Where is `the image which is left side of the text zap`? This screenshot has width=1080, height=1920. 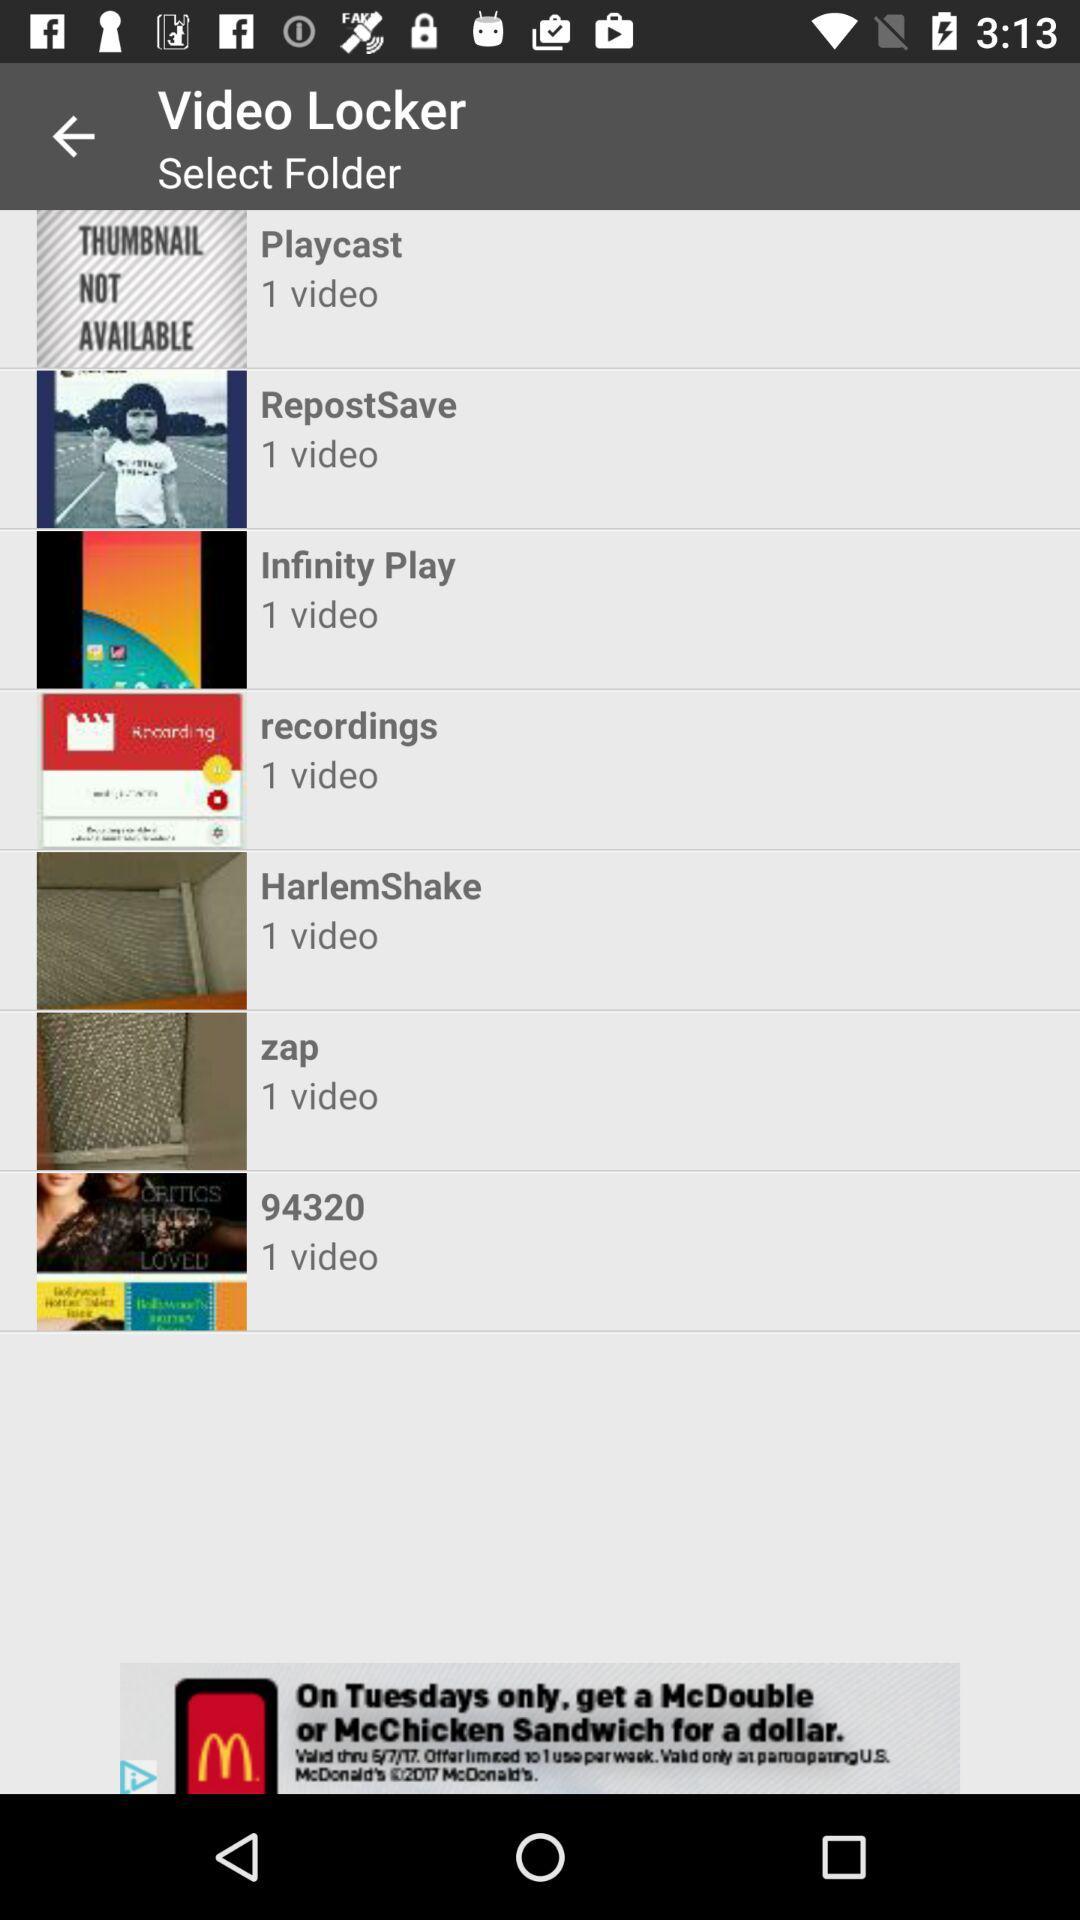 the image which is left side of the text zap is located at coordinates (141, 1090).